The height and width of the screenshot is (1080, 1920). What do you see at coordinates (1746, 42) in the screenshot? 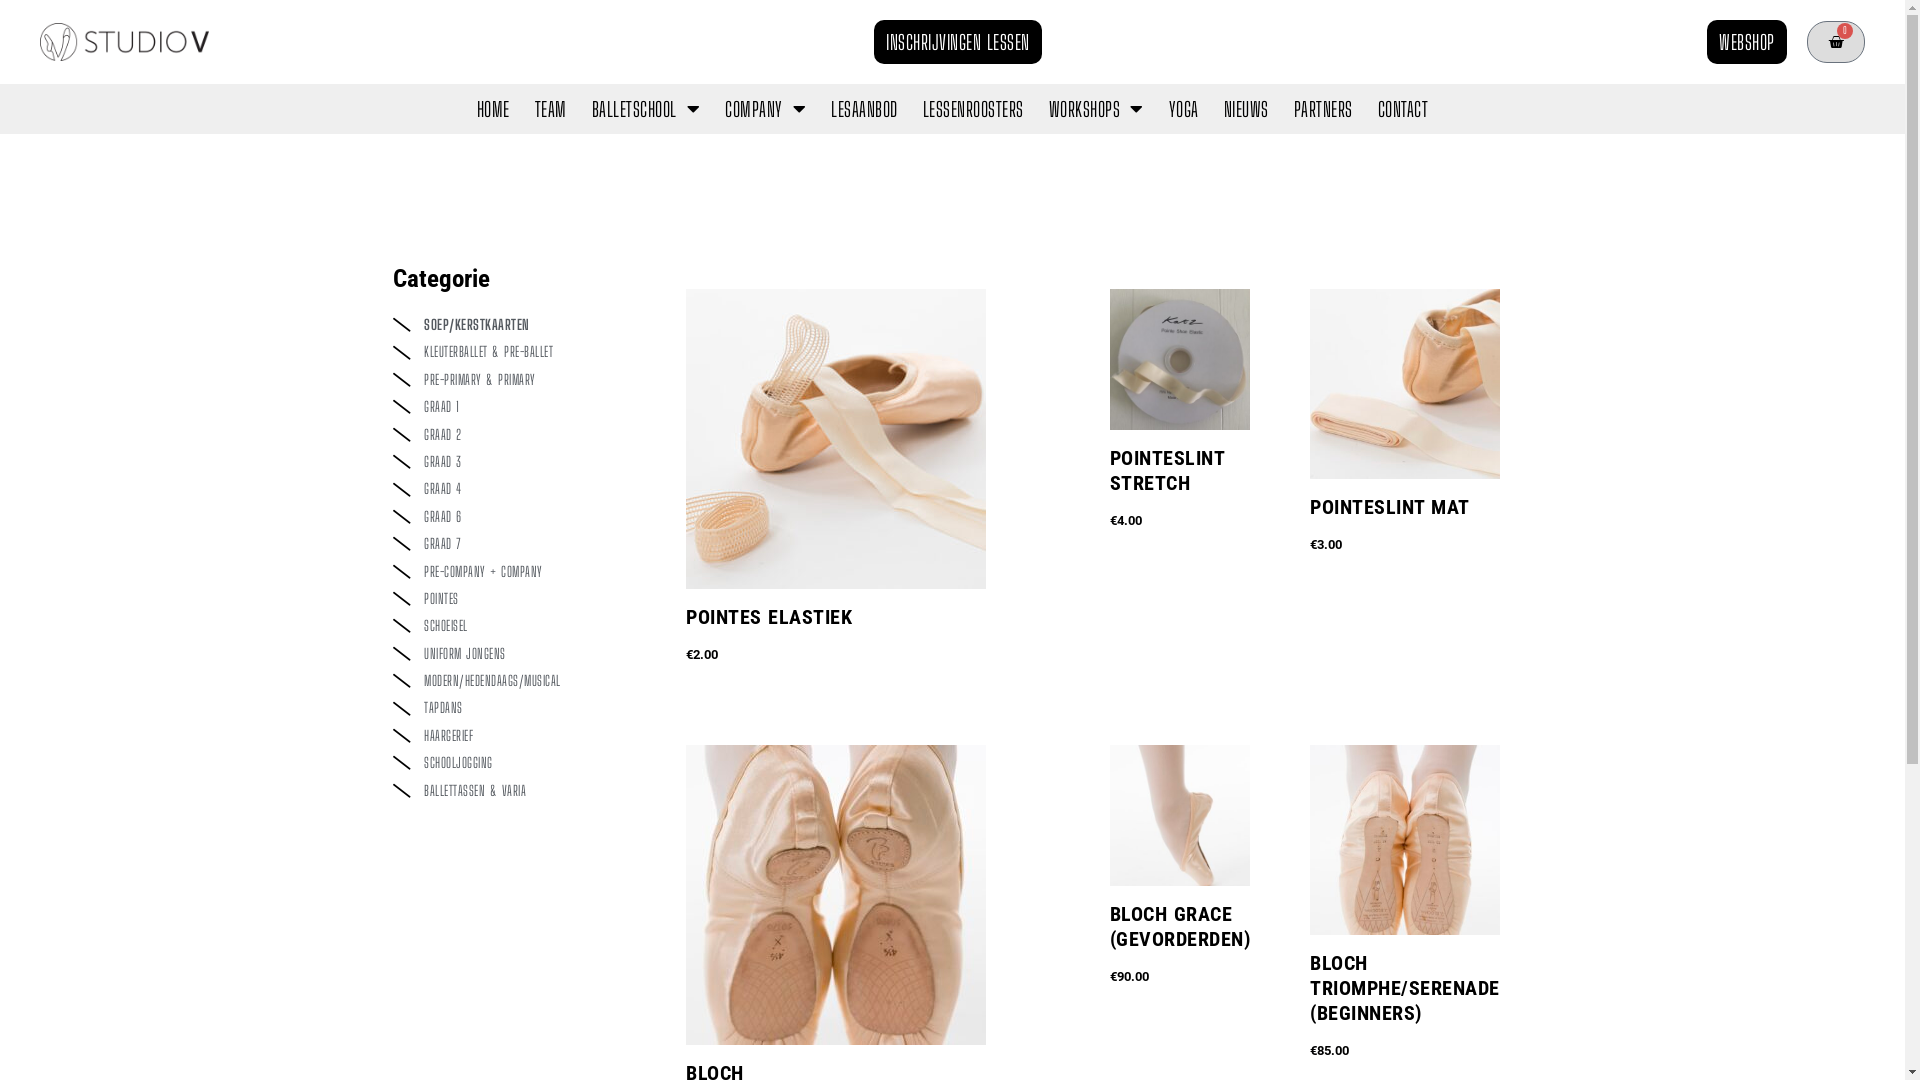
I see `'WEBSHOP'` at bounding box center [1746, 42].